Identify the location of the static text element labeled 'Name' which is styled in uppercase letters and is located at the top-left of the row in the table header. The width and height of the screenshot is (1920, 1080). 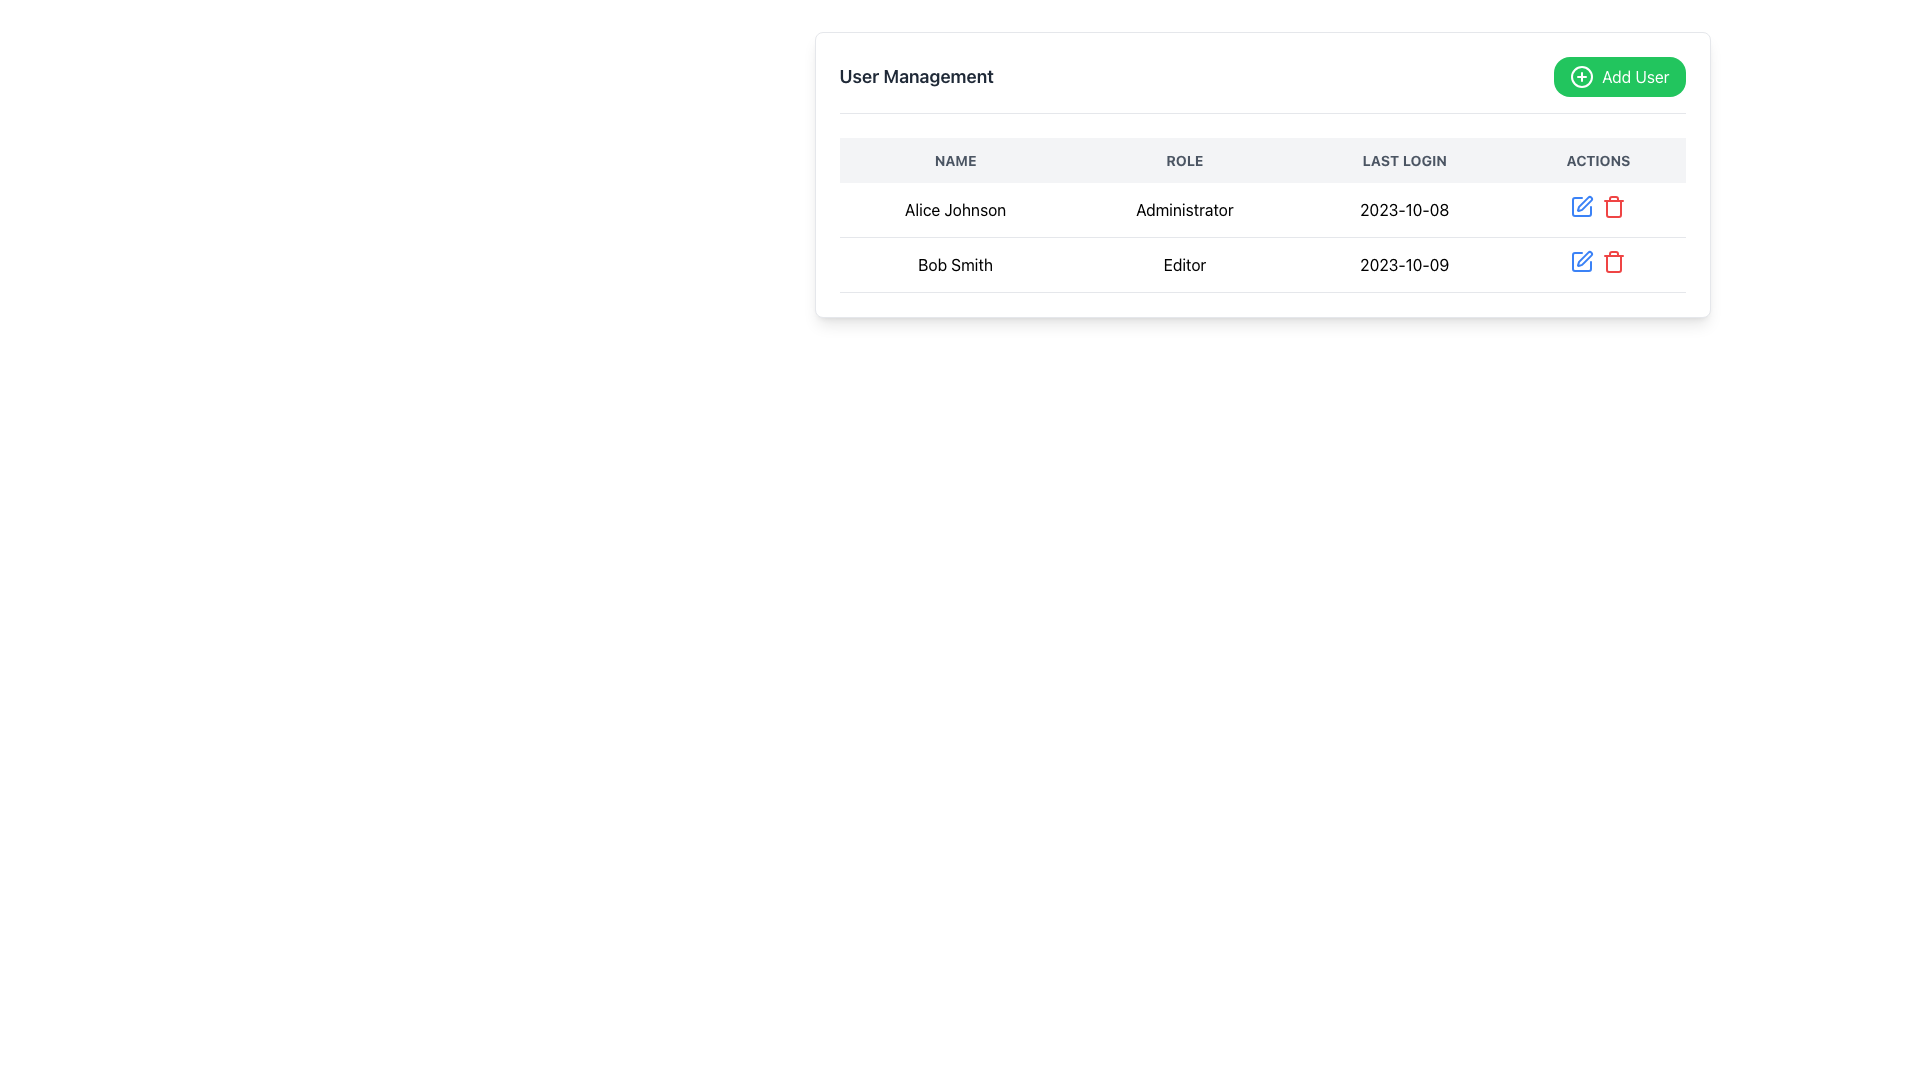
(954, 159).